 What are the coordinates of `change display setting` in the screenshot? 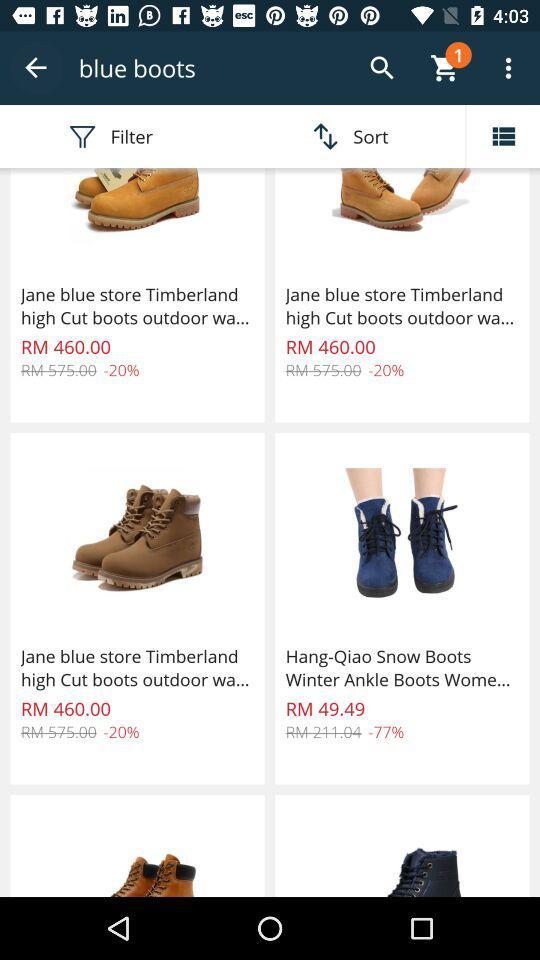 It's located at (502, 135).